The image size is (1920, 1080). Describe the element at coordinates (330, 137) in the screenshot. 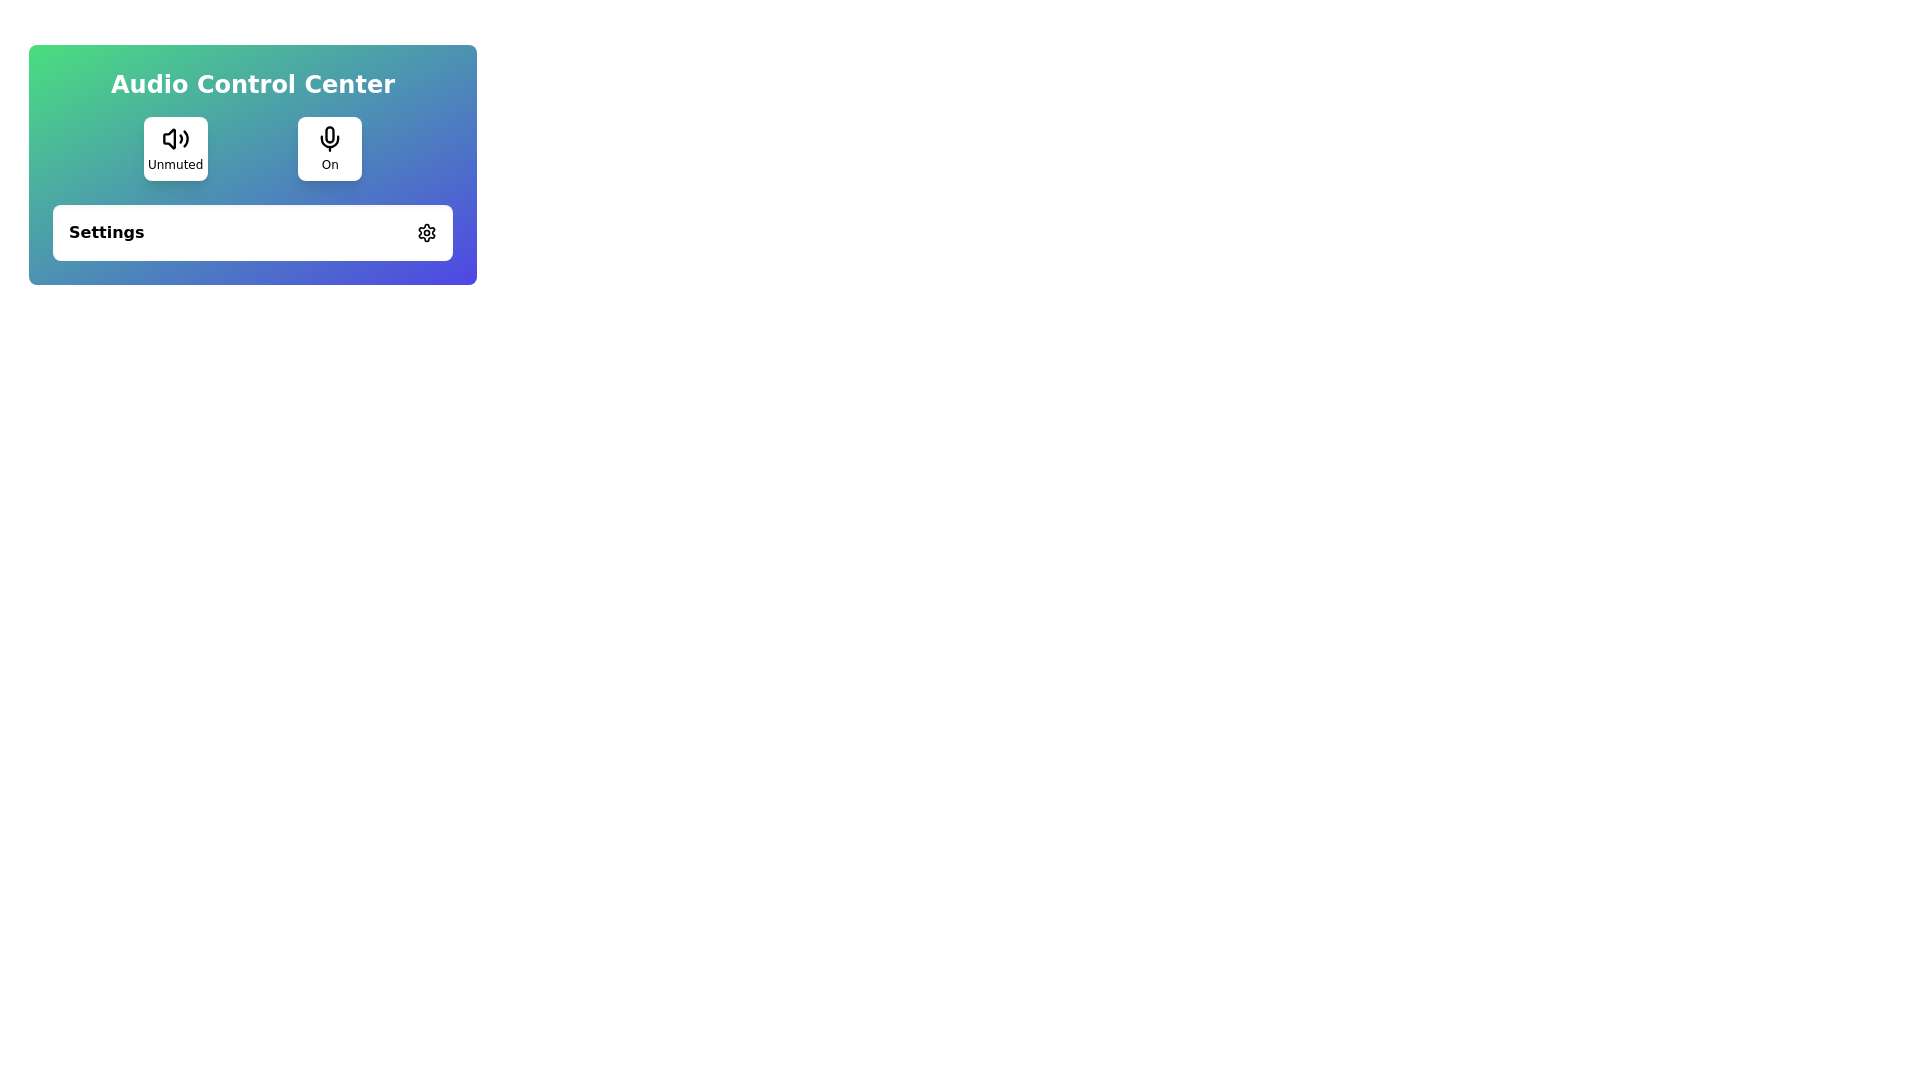

I see `the microphone icon within the 'Audio Control Center'` at that location.